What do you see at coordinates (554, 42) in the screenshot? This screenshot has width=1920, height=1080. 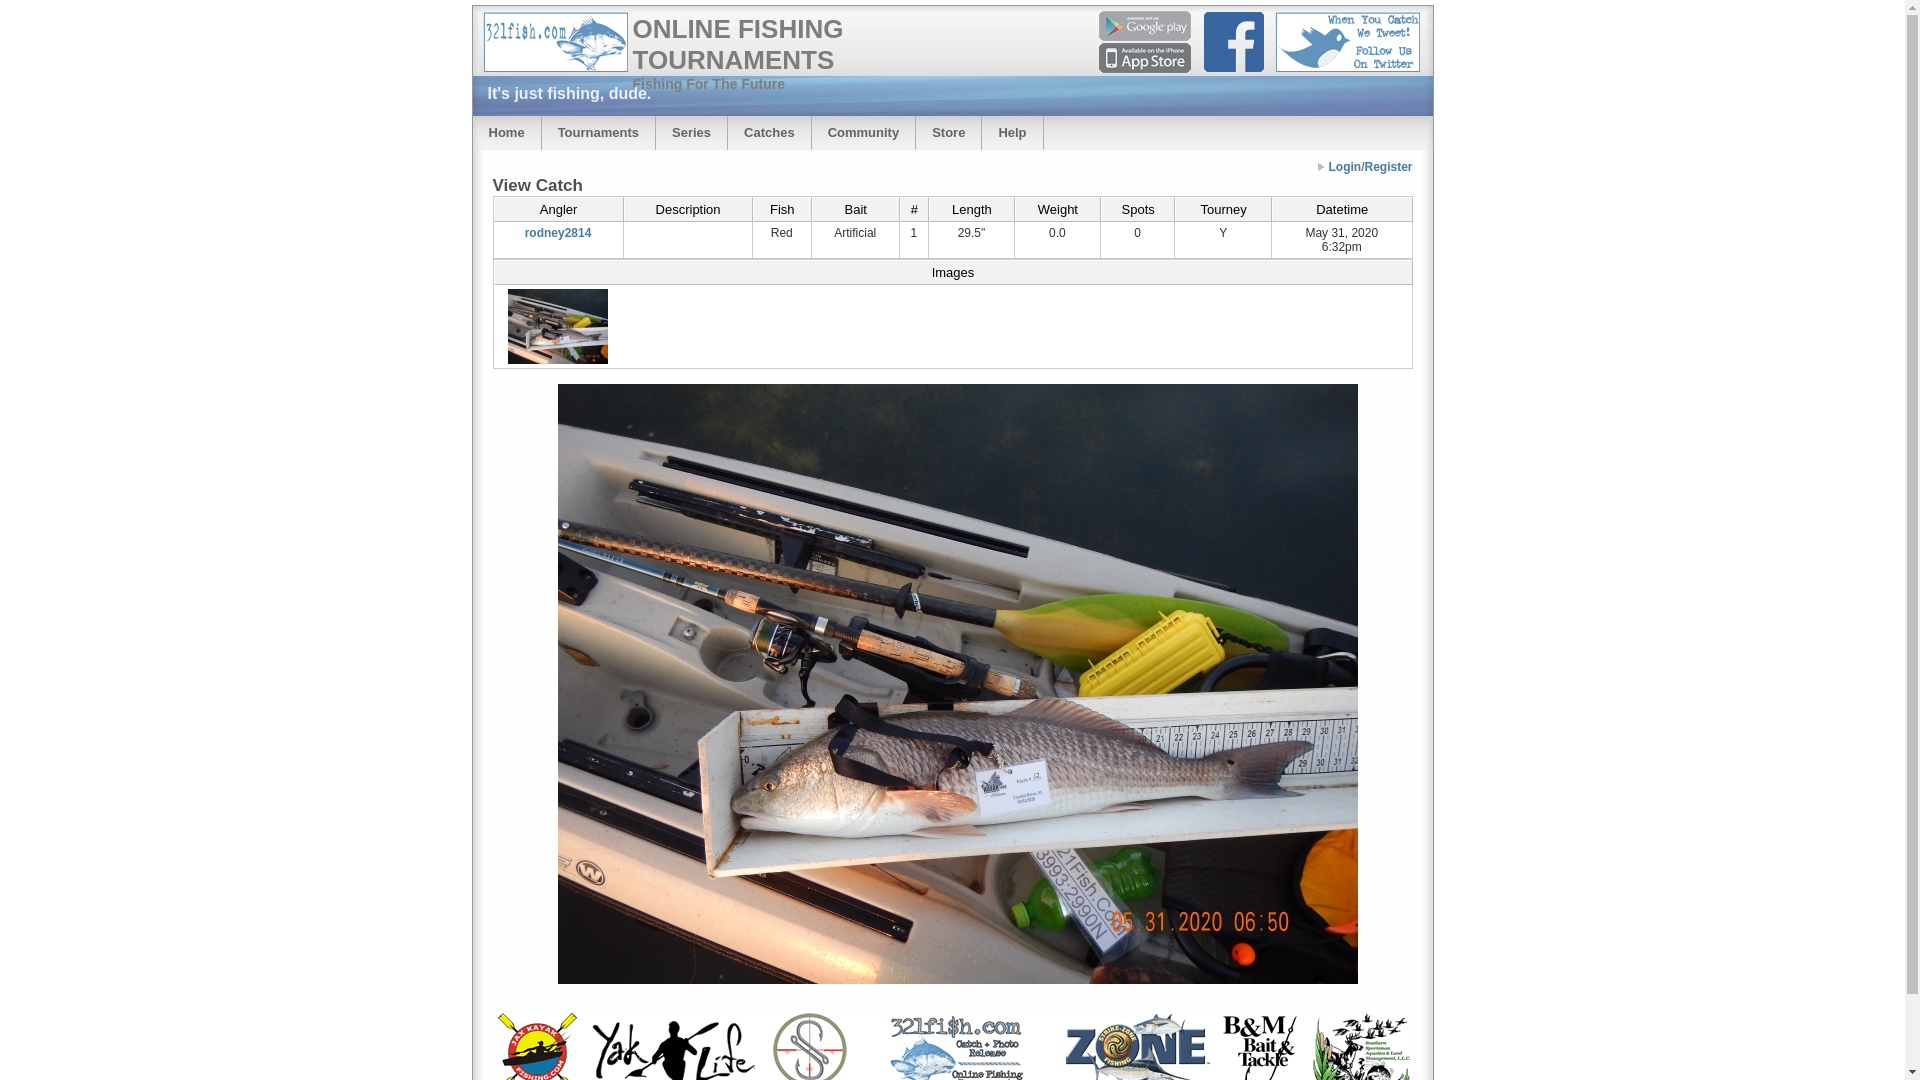 I see `'321Fish.com - Online Fishing Tournaments'` at bounding box center [554, 42].